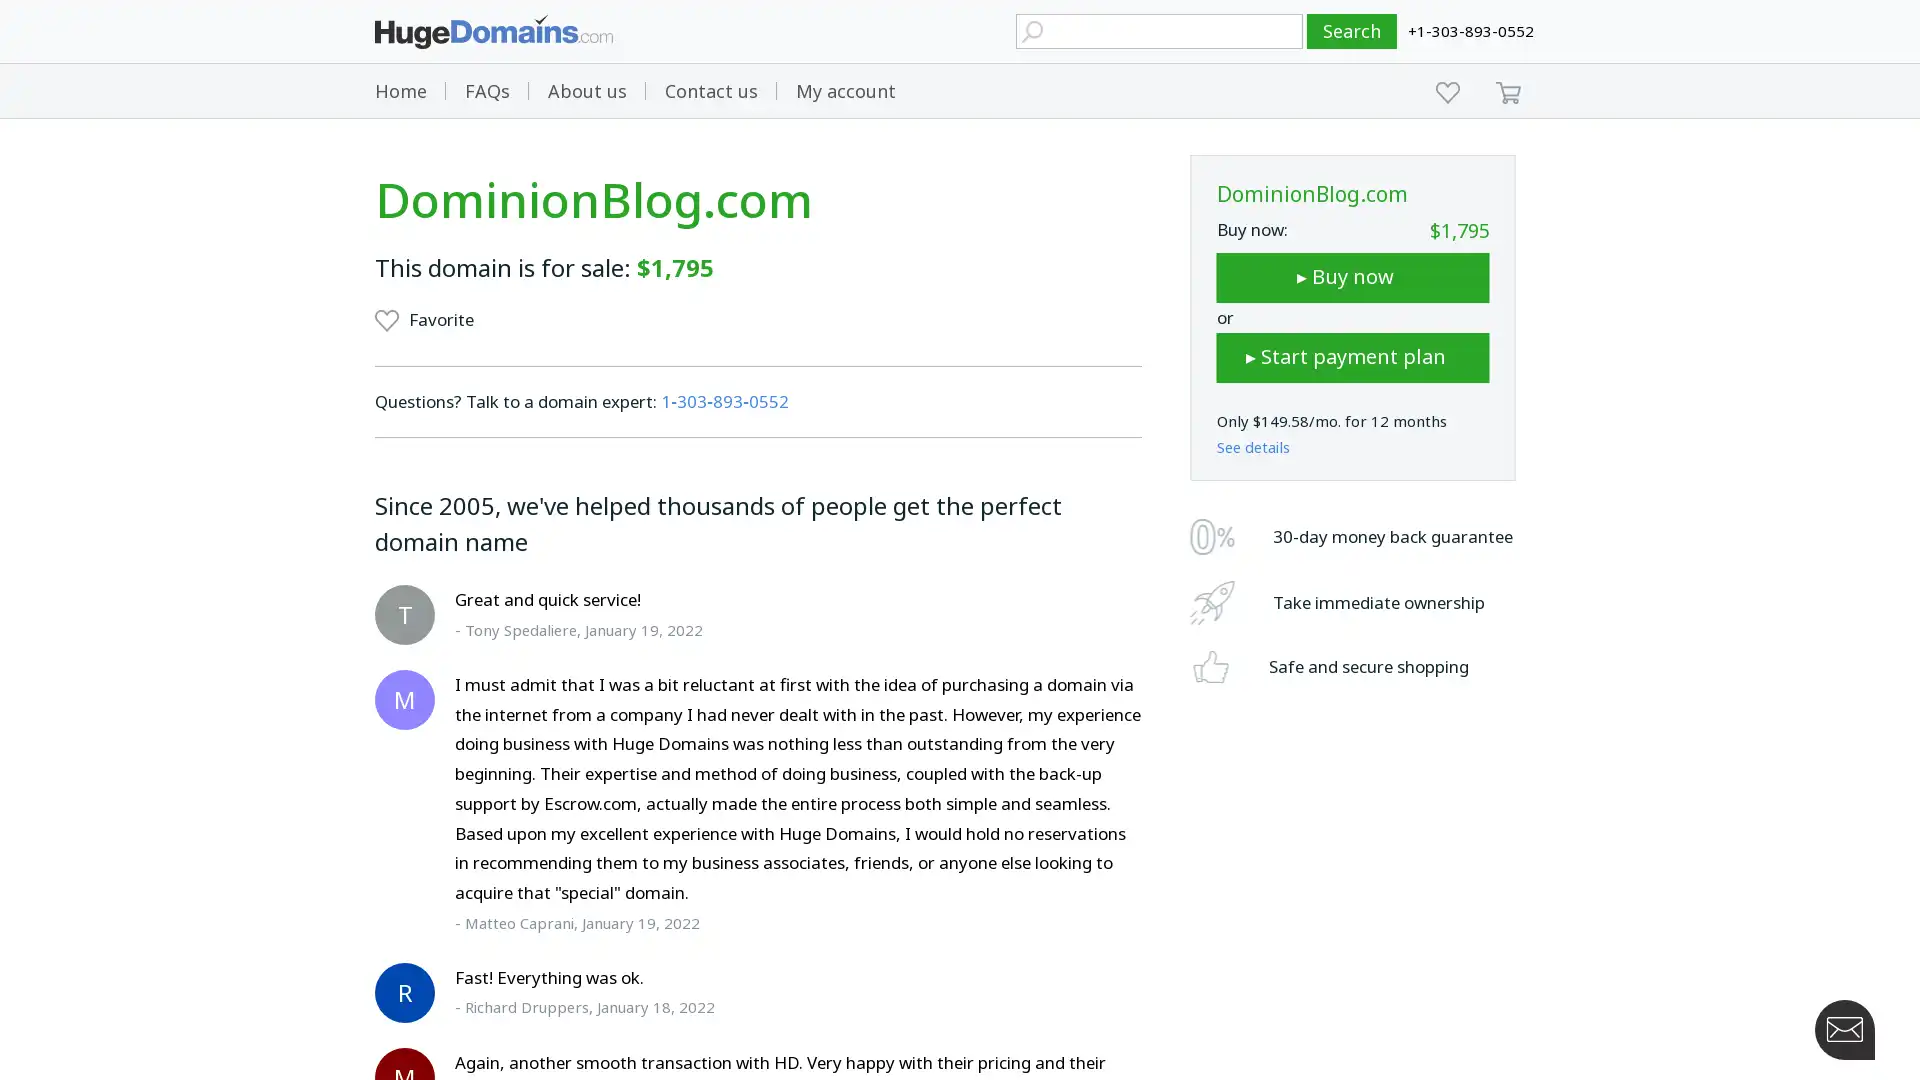  I want to click on Search, so click(1352, 31).